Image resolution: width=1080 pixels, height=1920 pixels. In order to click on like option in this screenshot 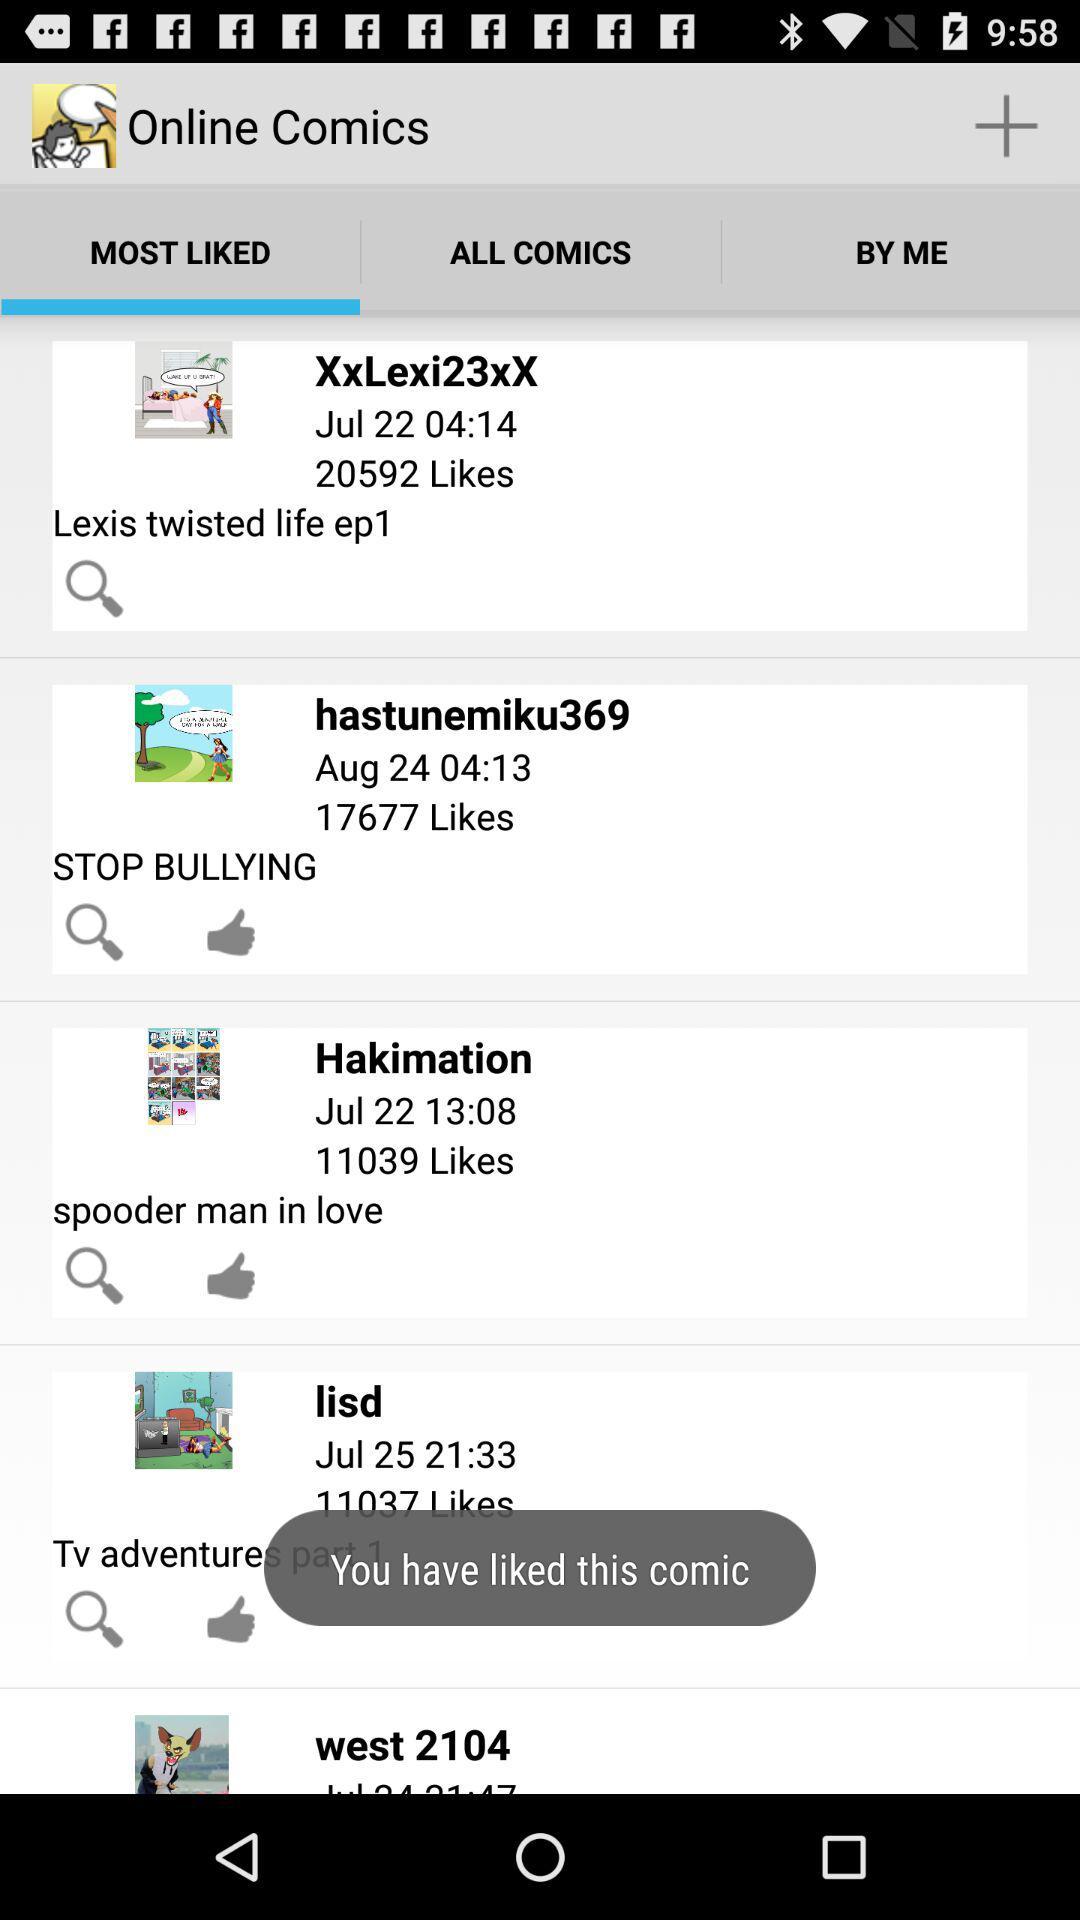, I will do `click(230, 931)`.